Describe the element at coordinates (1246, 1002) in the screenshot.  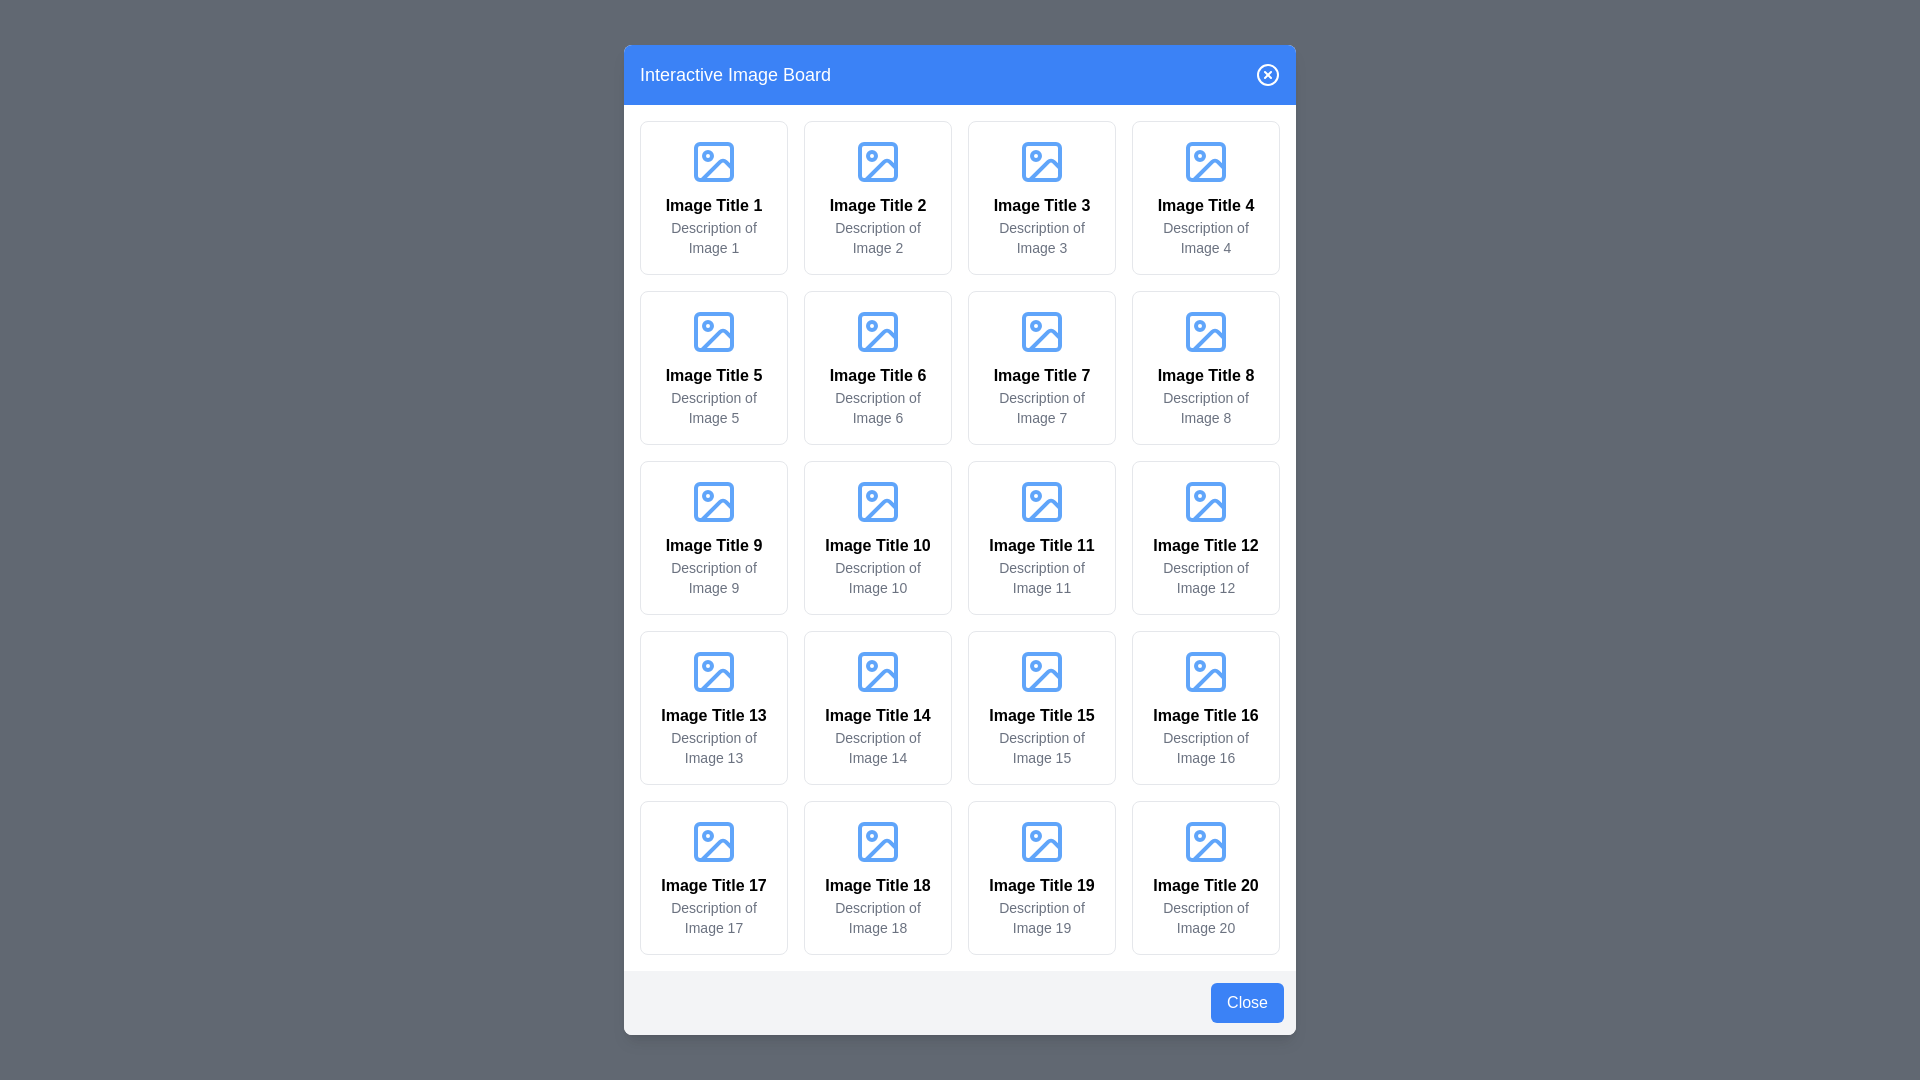
I see `close button at the bottom-right corner to dismiss the dialog` at that location.